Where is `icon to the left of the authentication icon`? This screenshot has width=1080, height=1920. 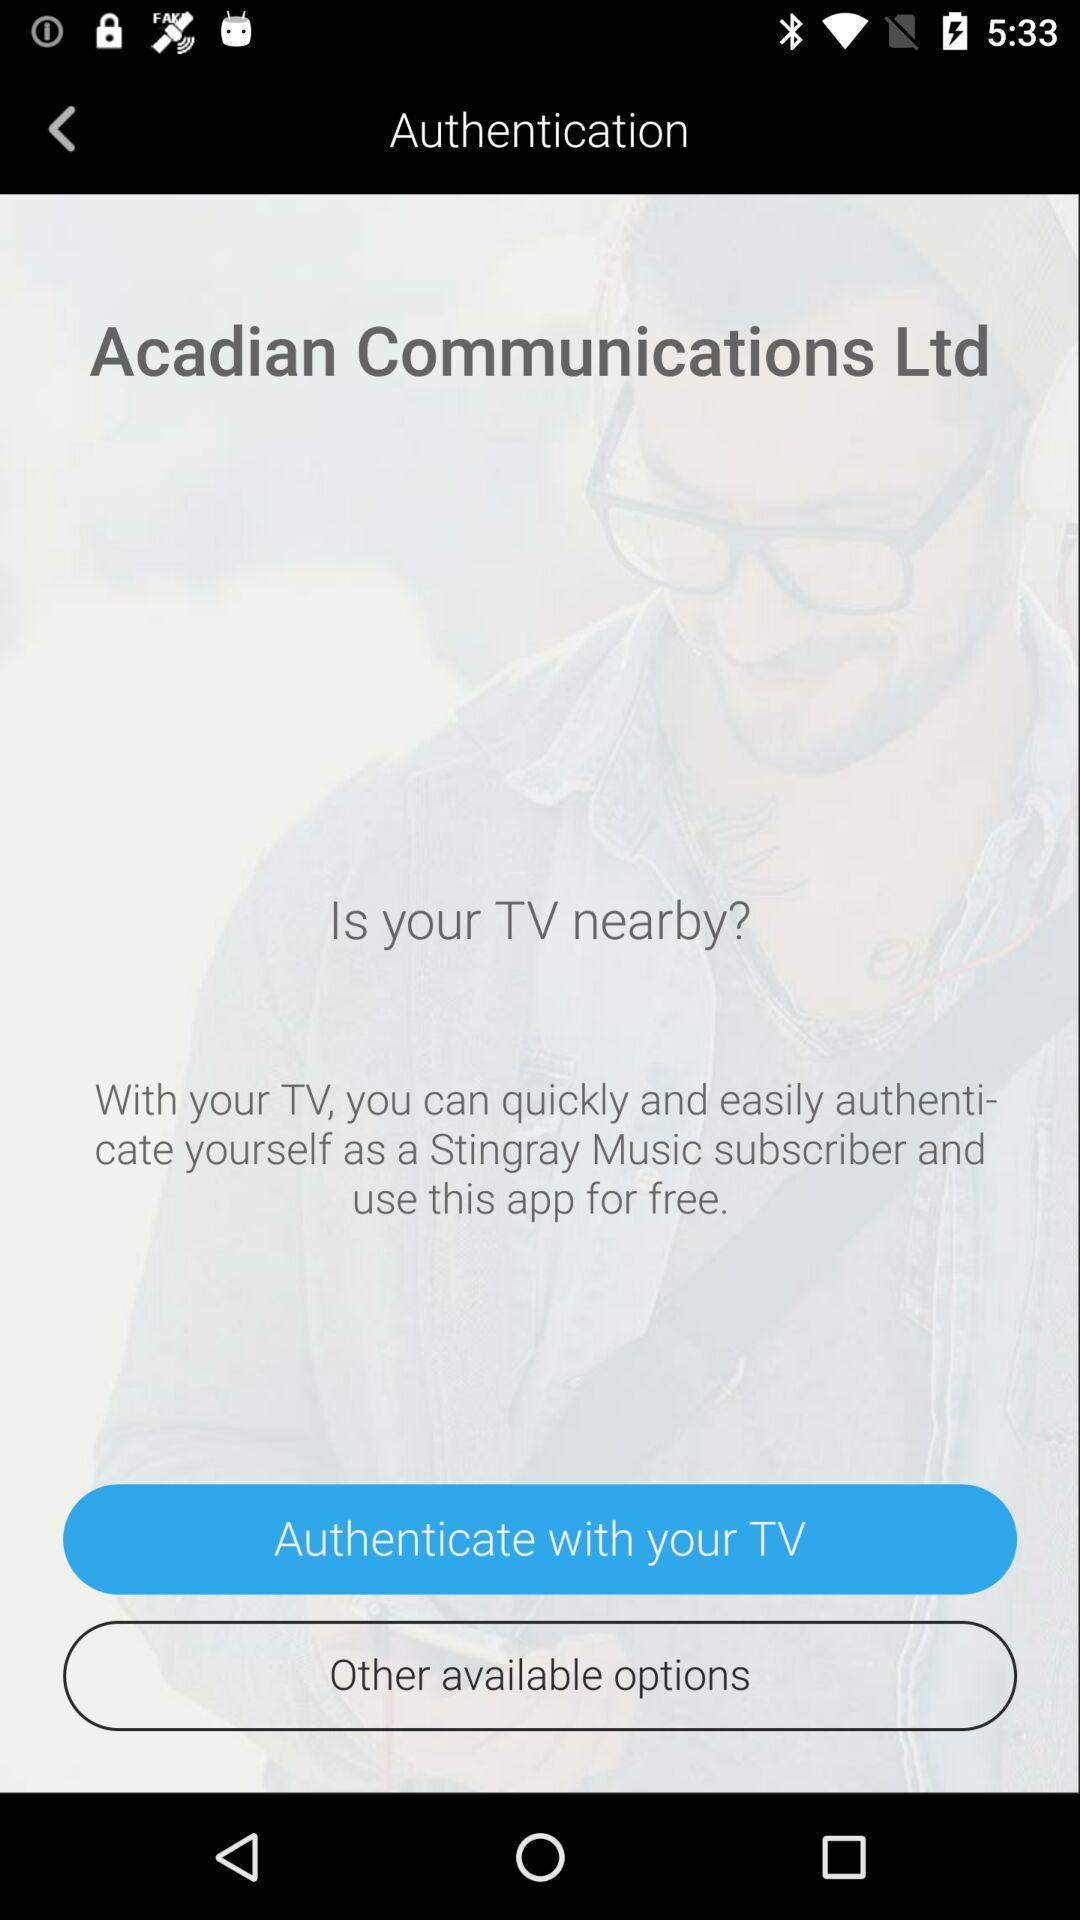
icon to the left of the authentication icon is located at coordinates (61, 127).